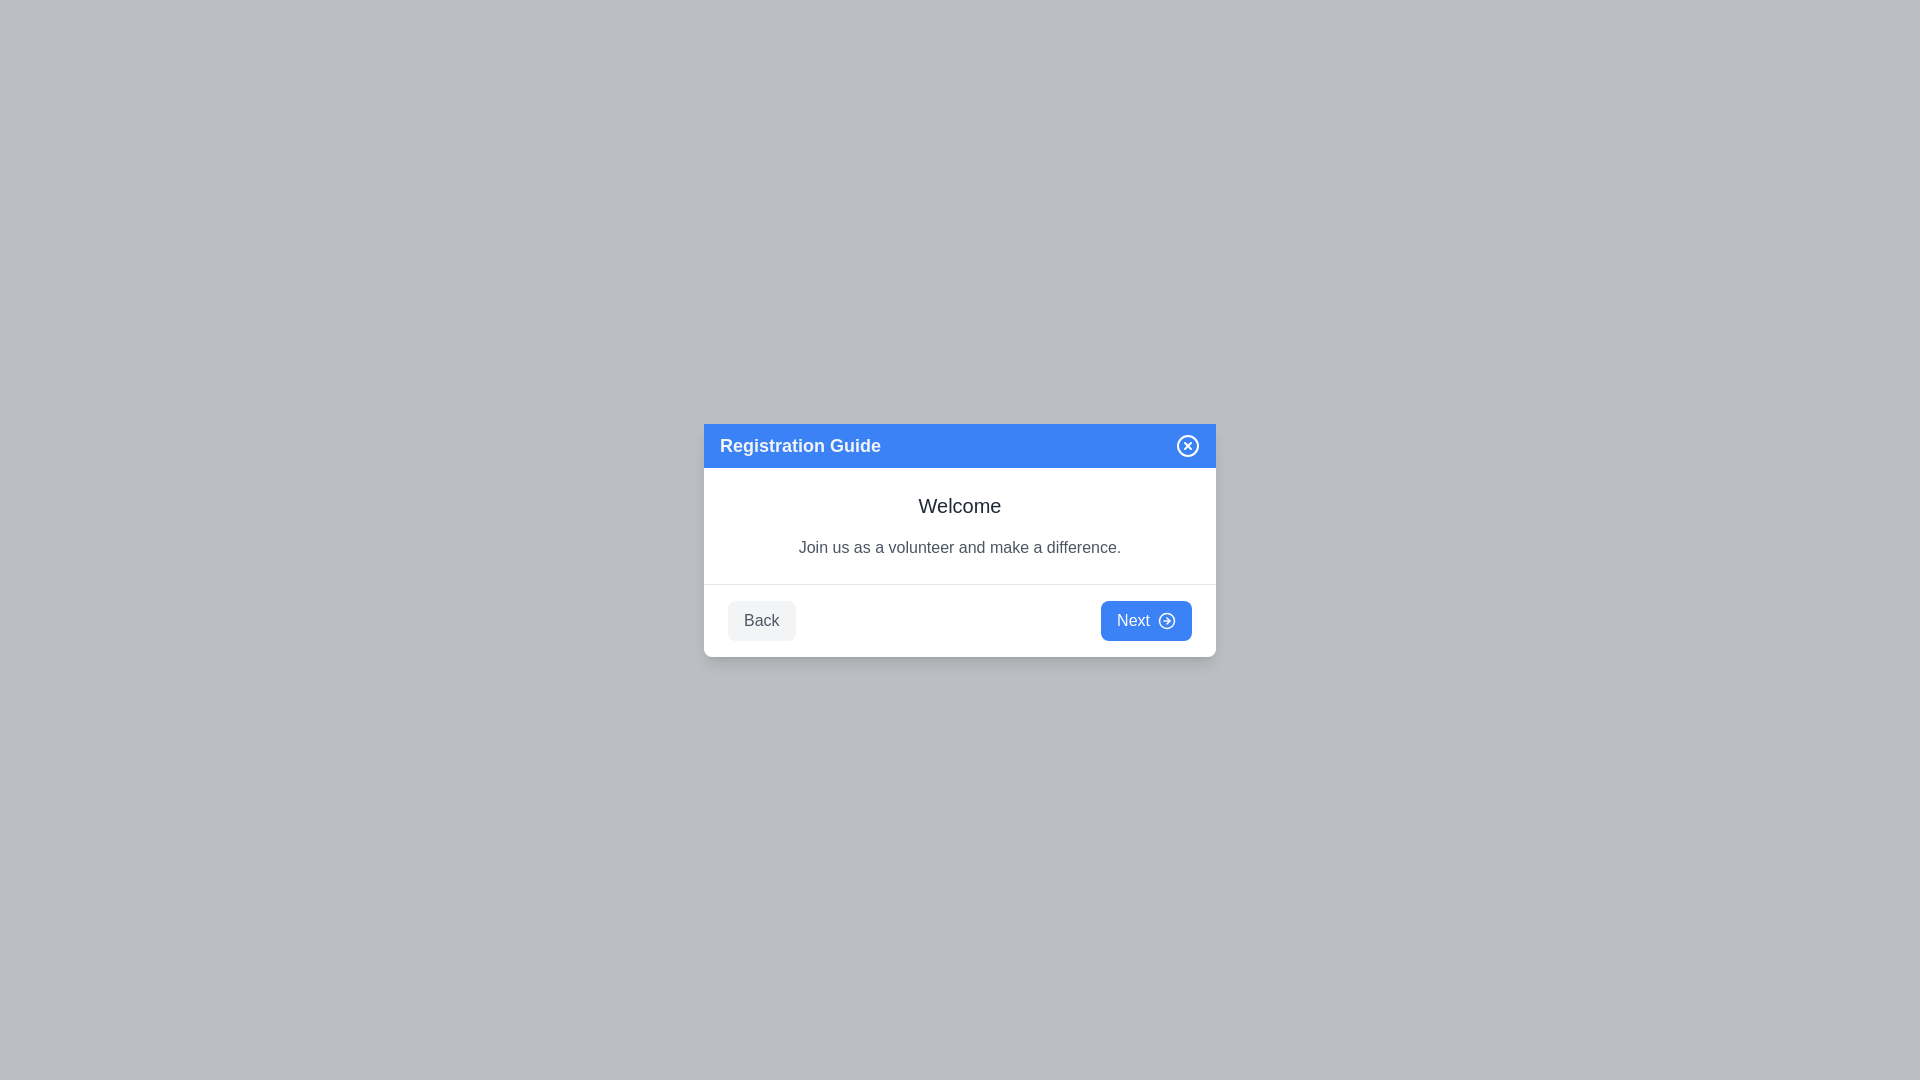 Image resolution: width=1920 pixels, height=1080 pixels. What do you see at coordinates (1146, 619) in the screenshot?
I see `the 'Next' button` at bounding box center [1146, 619].